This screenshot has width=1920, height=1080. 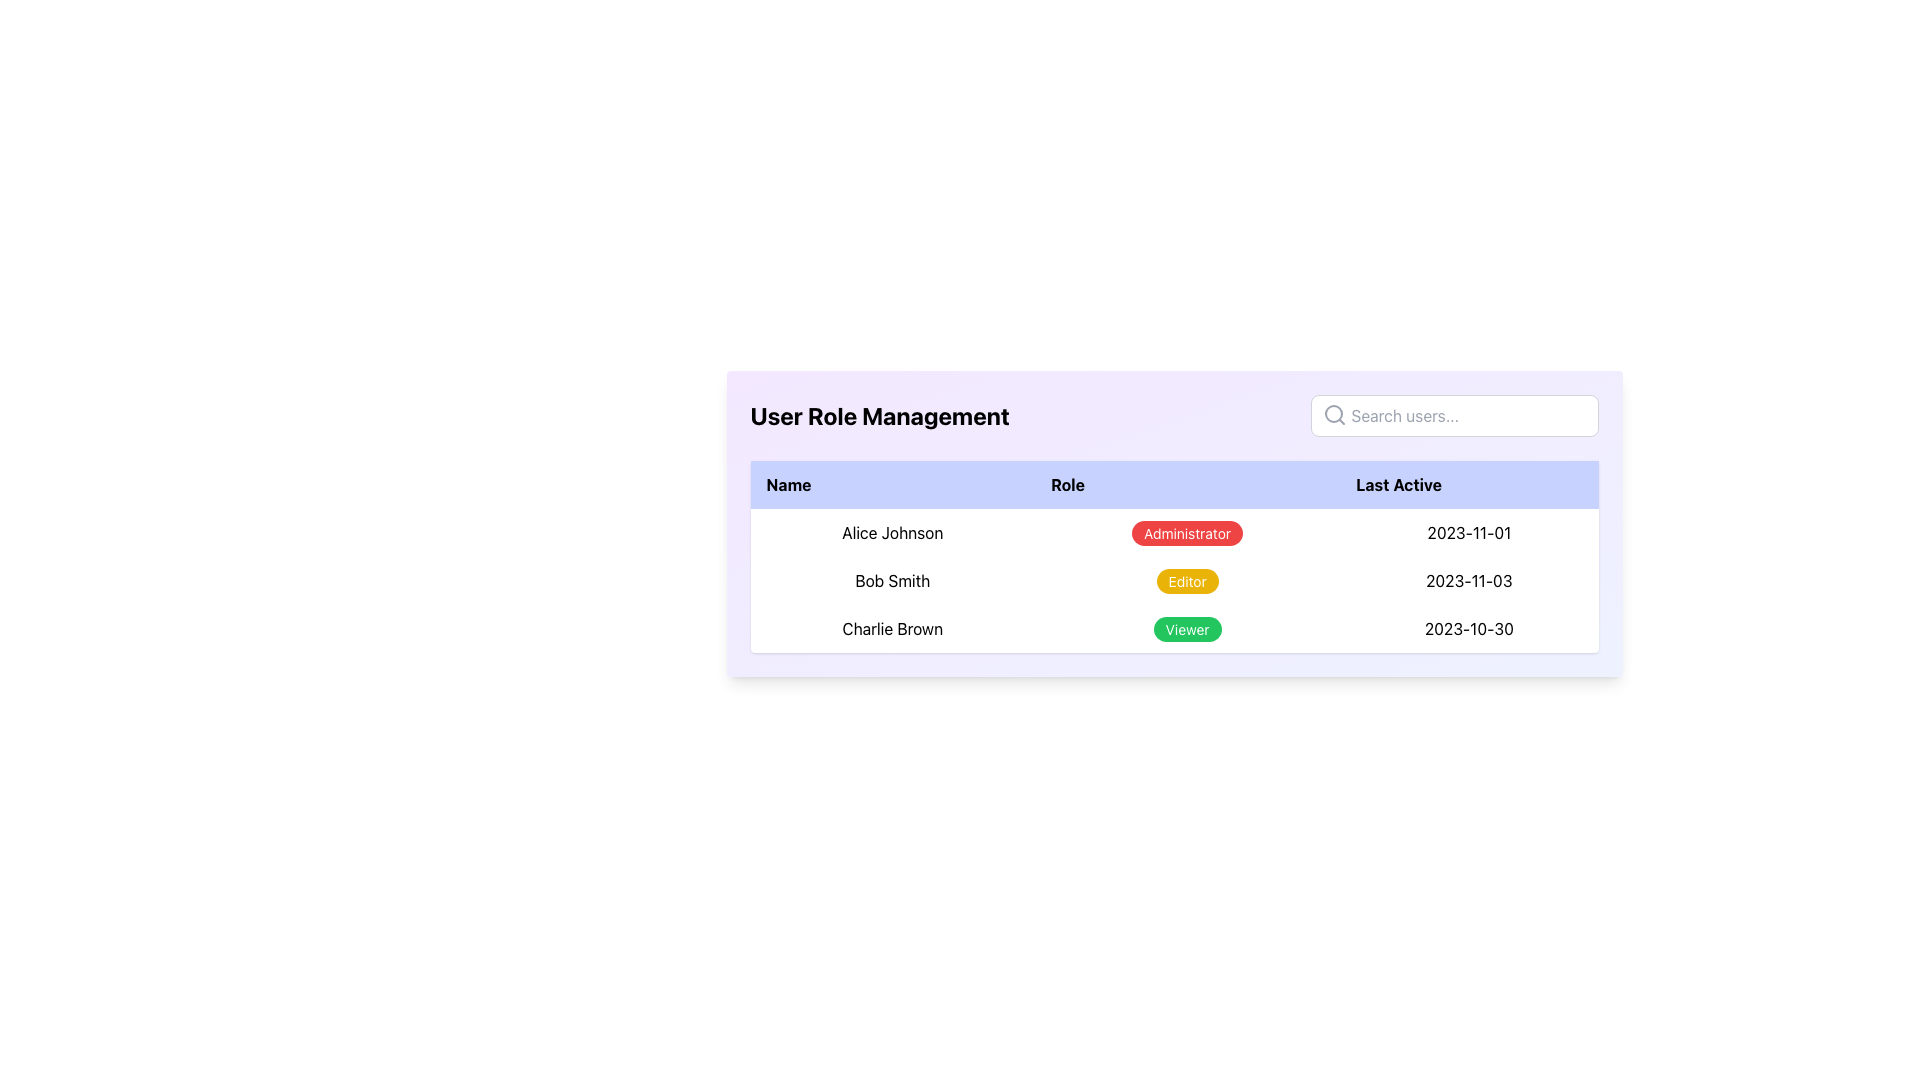 What do you see at coordinates (1187, 628) in the screenshot?
I see `the static label indicating the user role of 'Charlie Brown' in the 'User Role Management' table, located in the last position of the 'Role' column` at bounding box center [1187, 628].